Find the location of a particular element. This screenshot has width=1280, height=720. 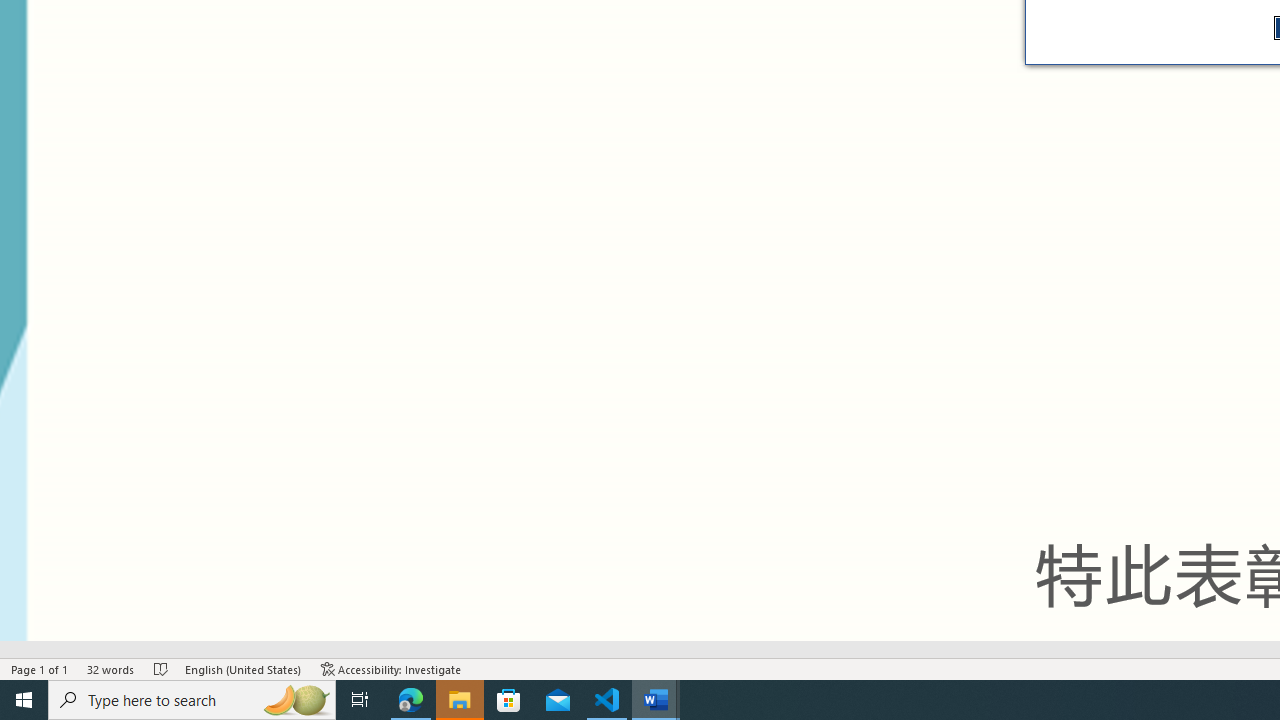

'Page Number Page 1 of 1' is located at coordinates (40, 669).